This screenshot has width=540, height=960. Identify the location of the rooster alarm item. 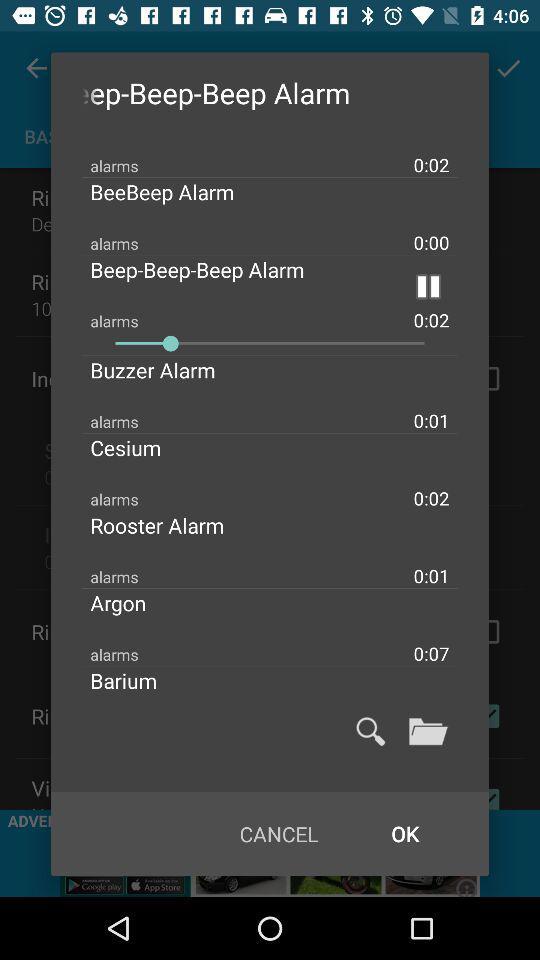
(173, 524).